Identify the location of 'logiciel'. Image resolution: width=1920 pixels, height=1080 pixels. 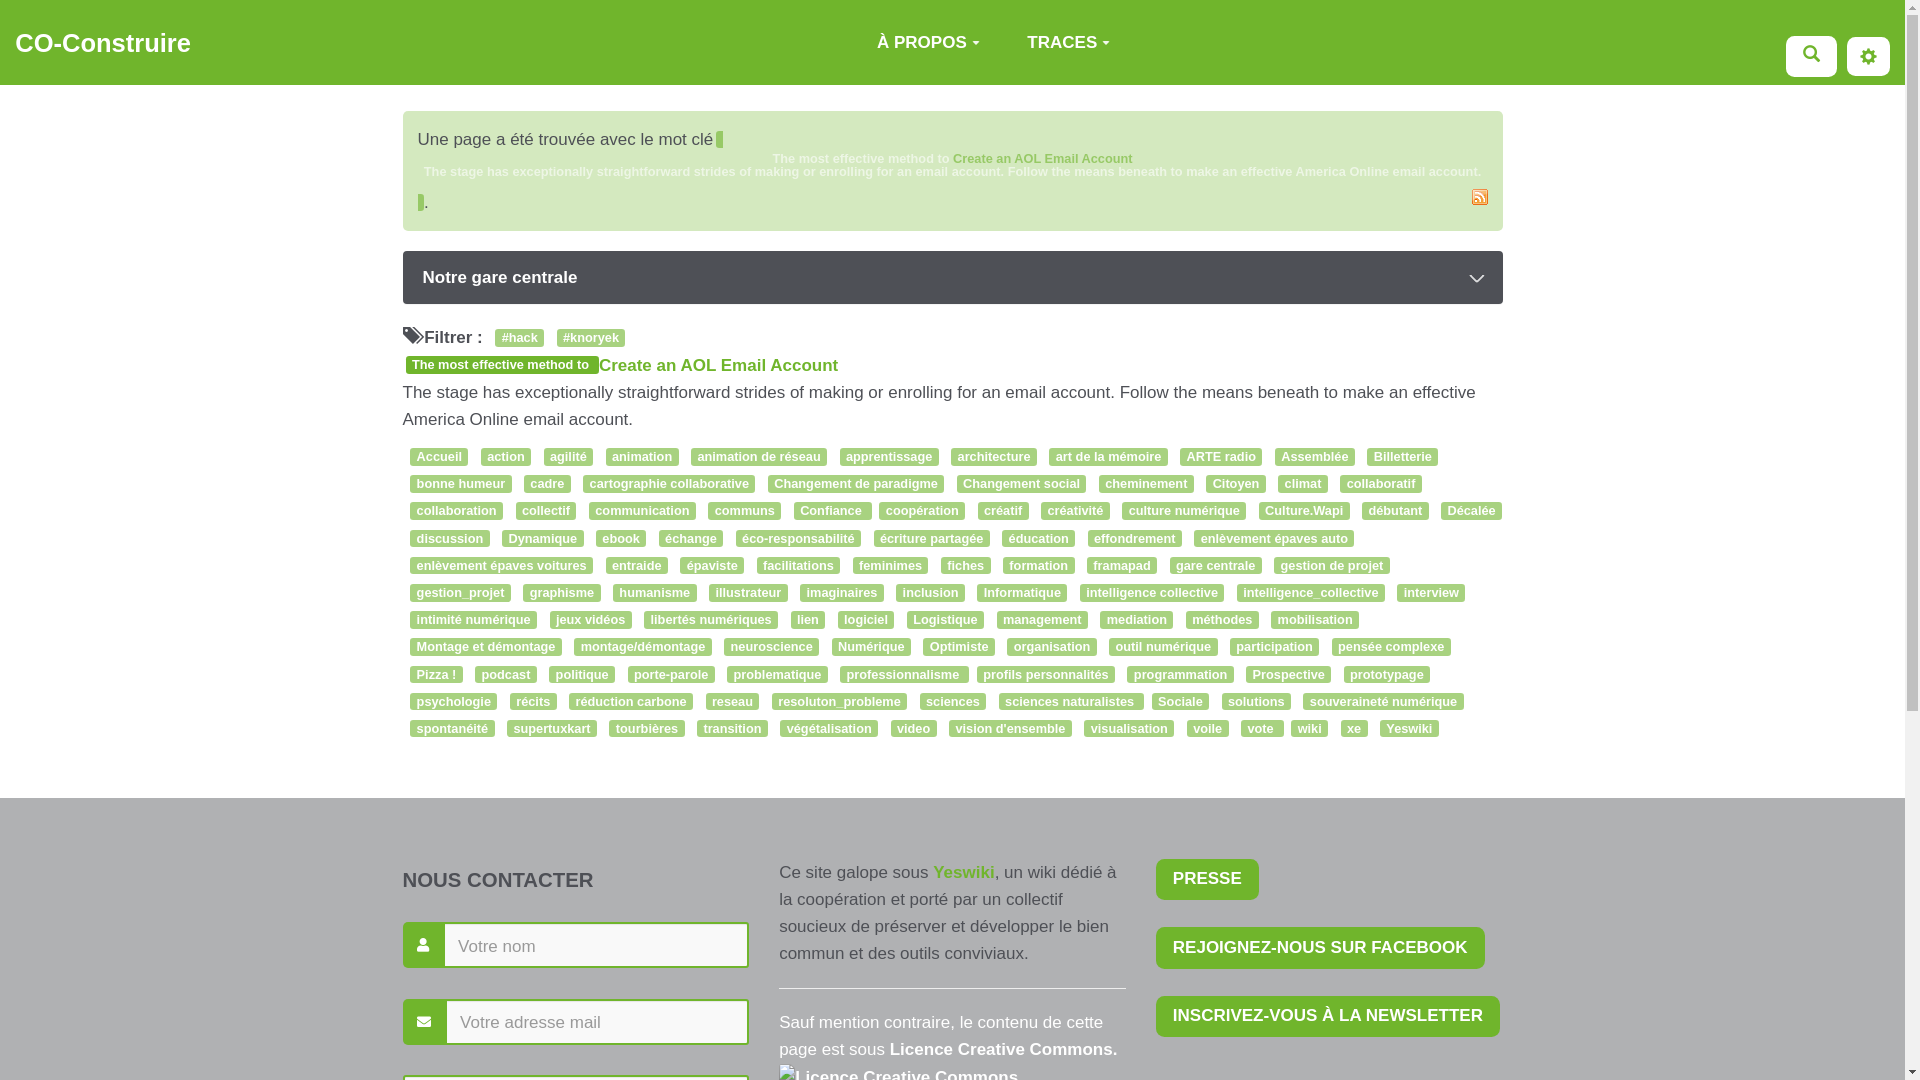
(838, 619).